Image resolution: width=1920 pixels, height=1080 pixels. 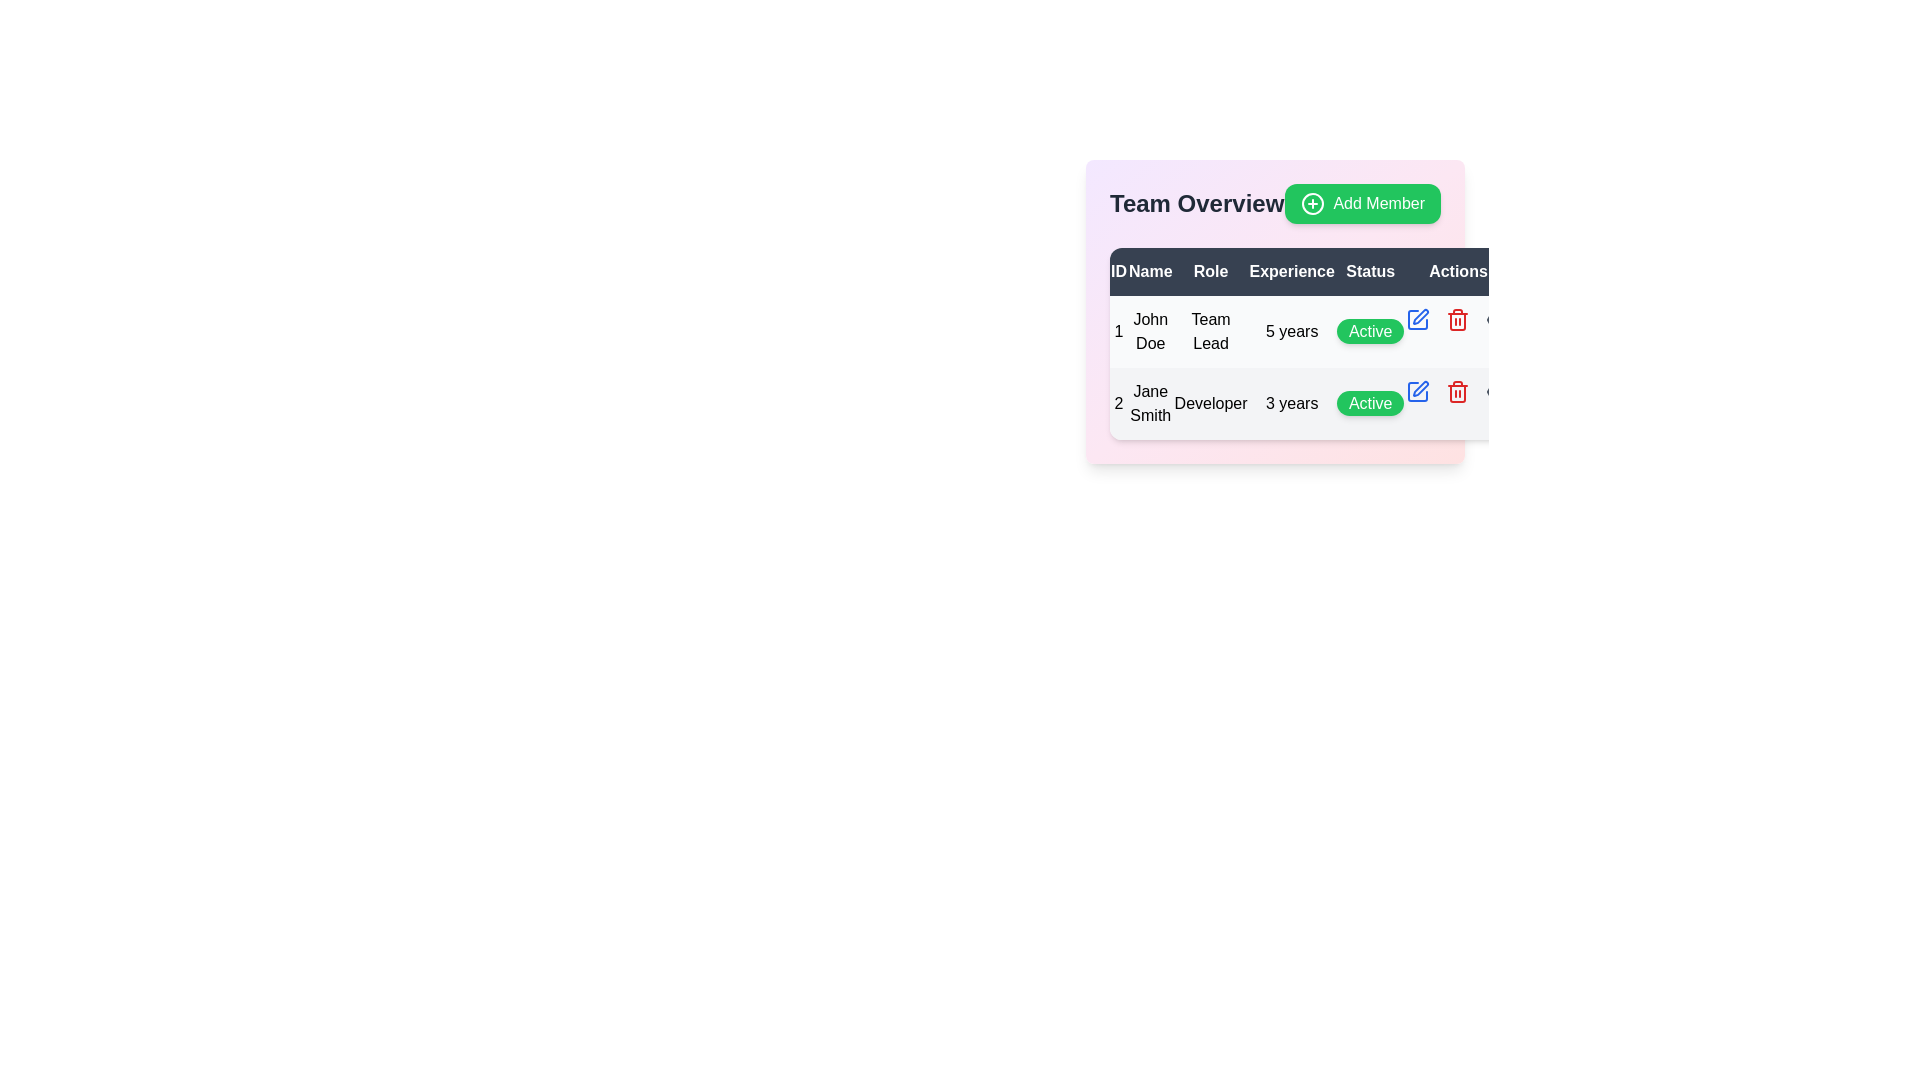 I want to click on to select the second row in the table that contains detailed information about the individual, located right below the row for 'John Doe', so click(x=1310, y=404).